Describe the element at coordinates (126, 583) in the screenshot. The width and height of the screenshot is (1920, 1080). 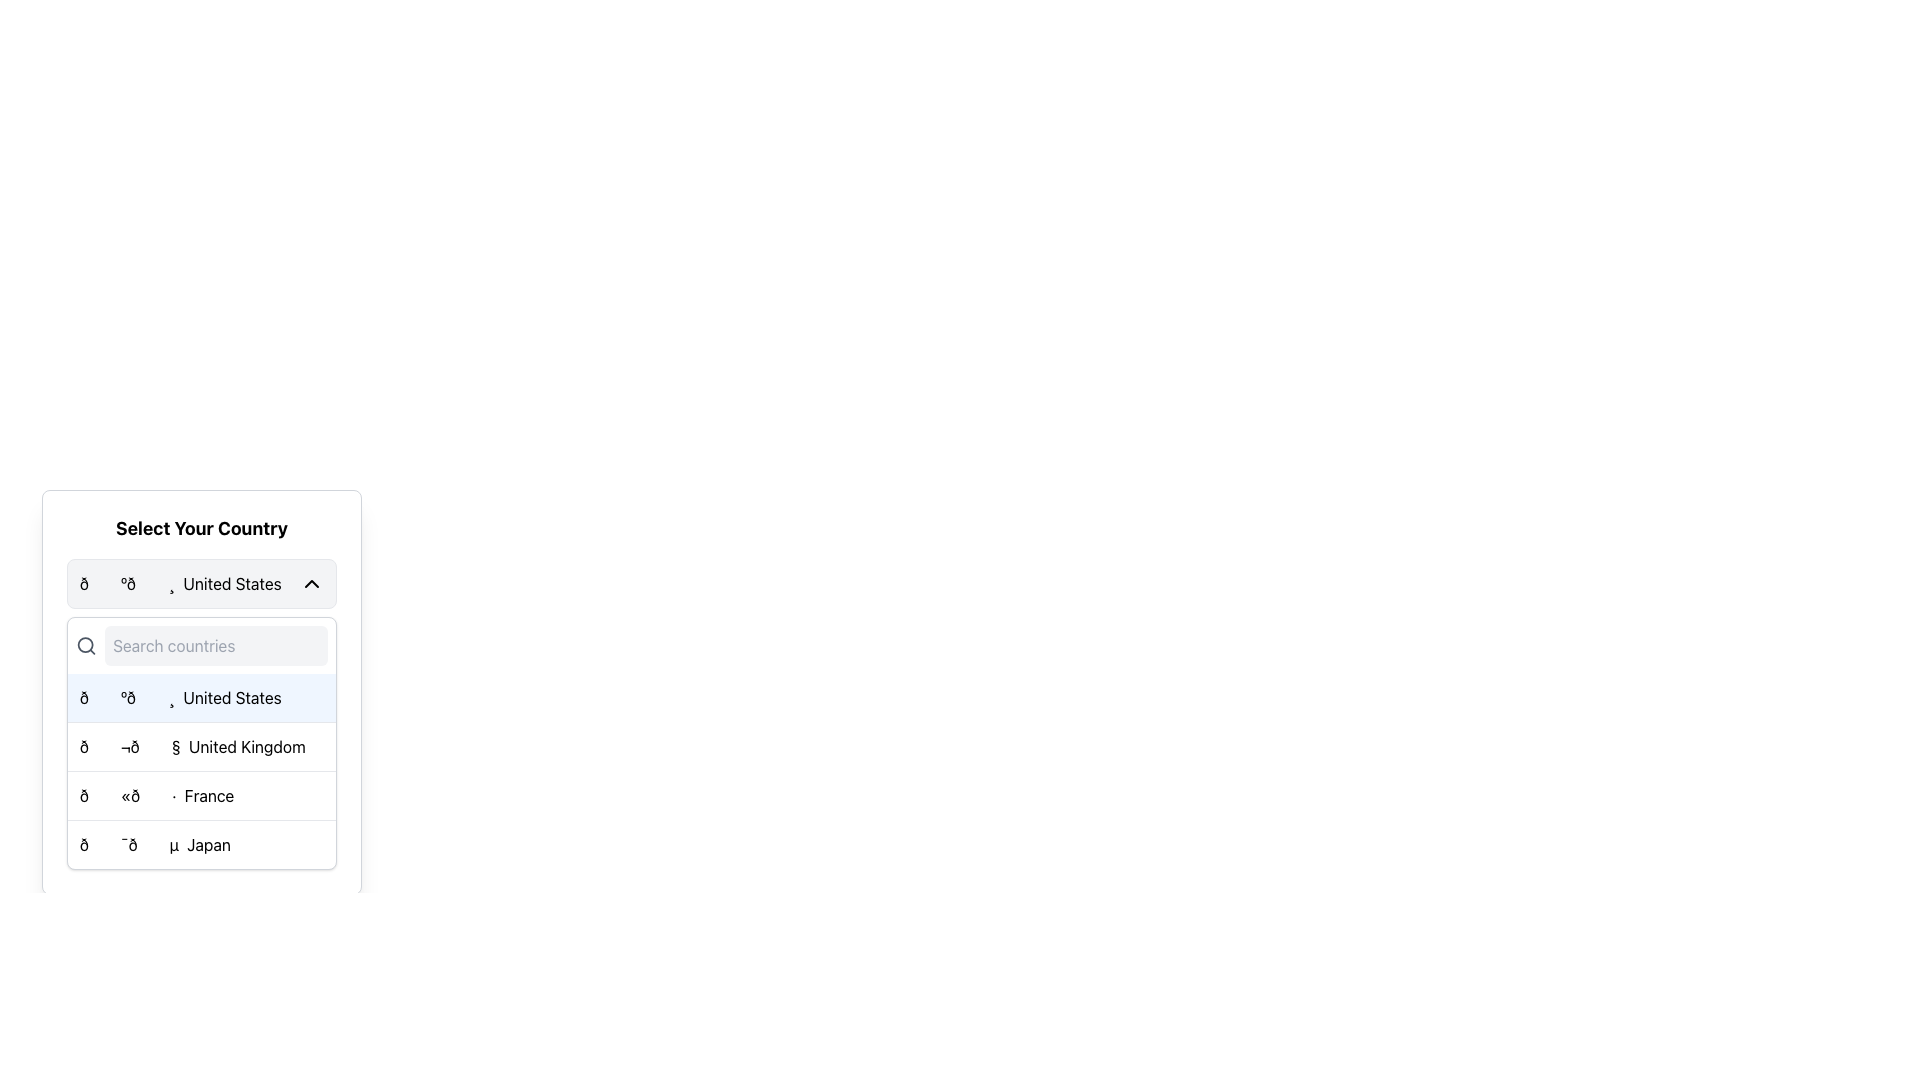
I see `the flag icon representing the United States in the 'Select Your Country' dropdown menu` at that location.